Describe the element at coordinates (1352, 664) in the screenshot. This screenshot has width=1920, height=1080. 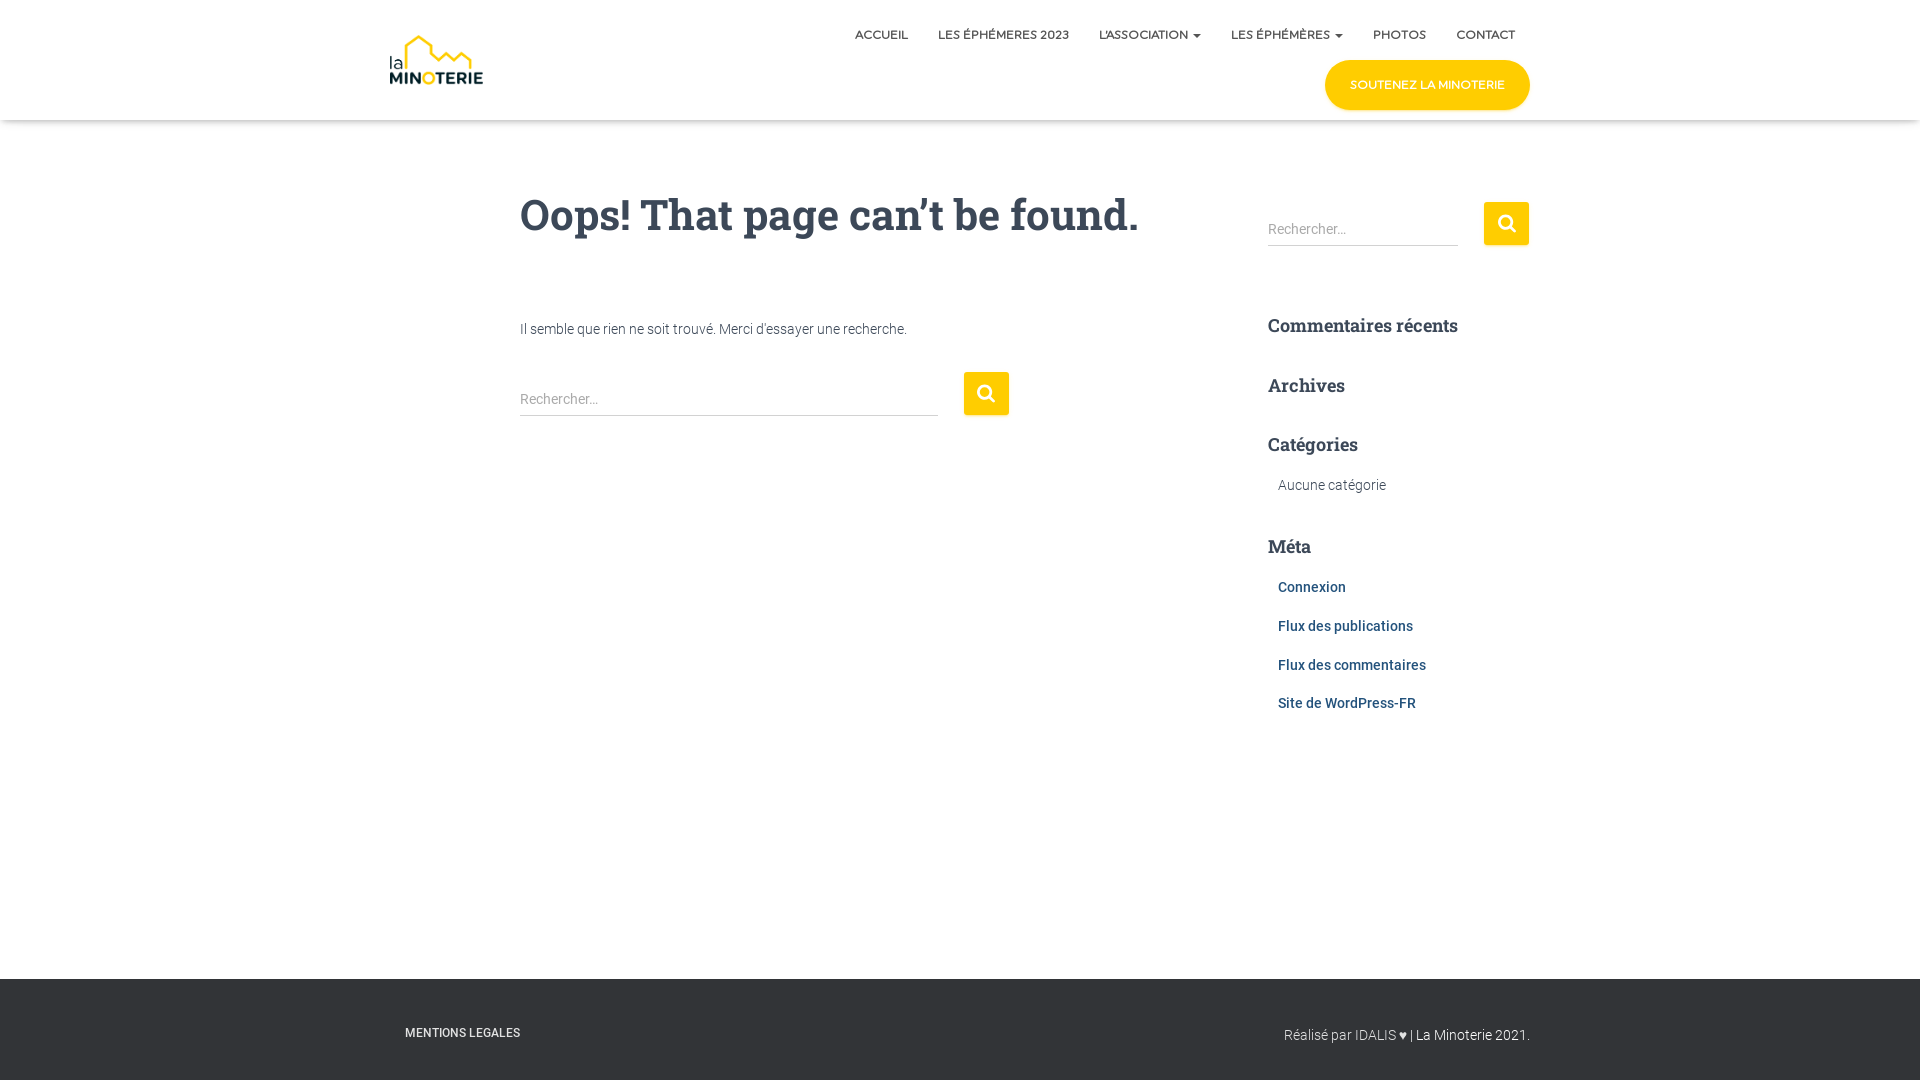
I see `'Flux des commentaires'` at that location.